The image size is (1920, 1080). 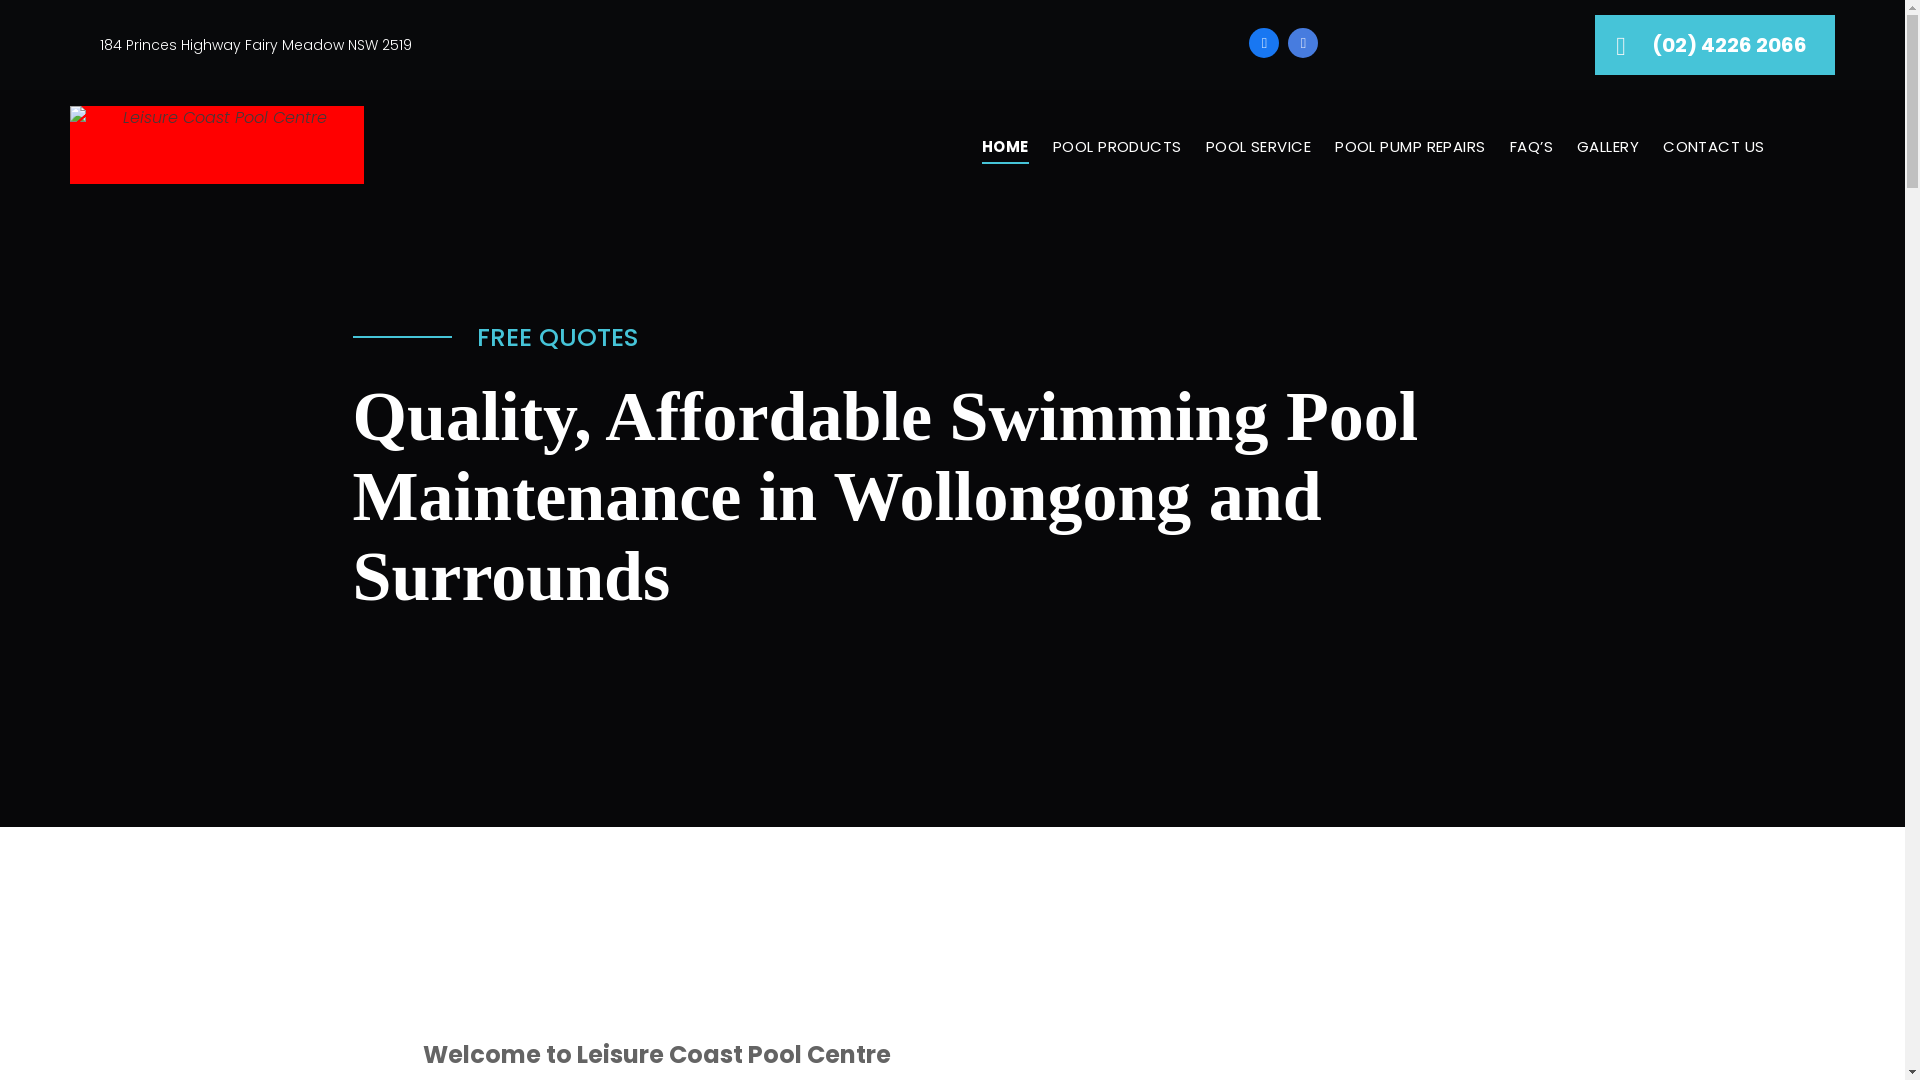 What do you see at coordinates (1608, 146) in the screenshot?
I see `'GALLERY'` at bounding box center [1608, 146].